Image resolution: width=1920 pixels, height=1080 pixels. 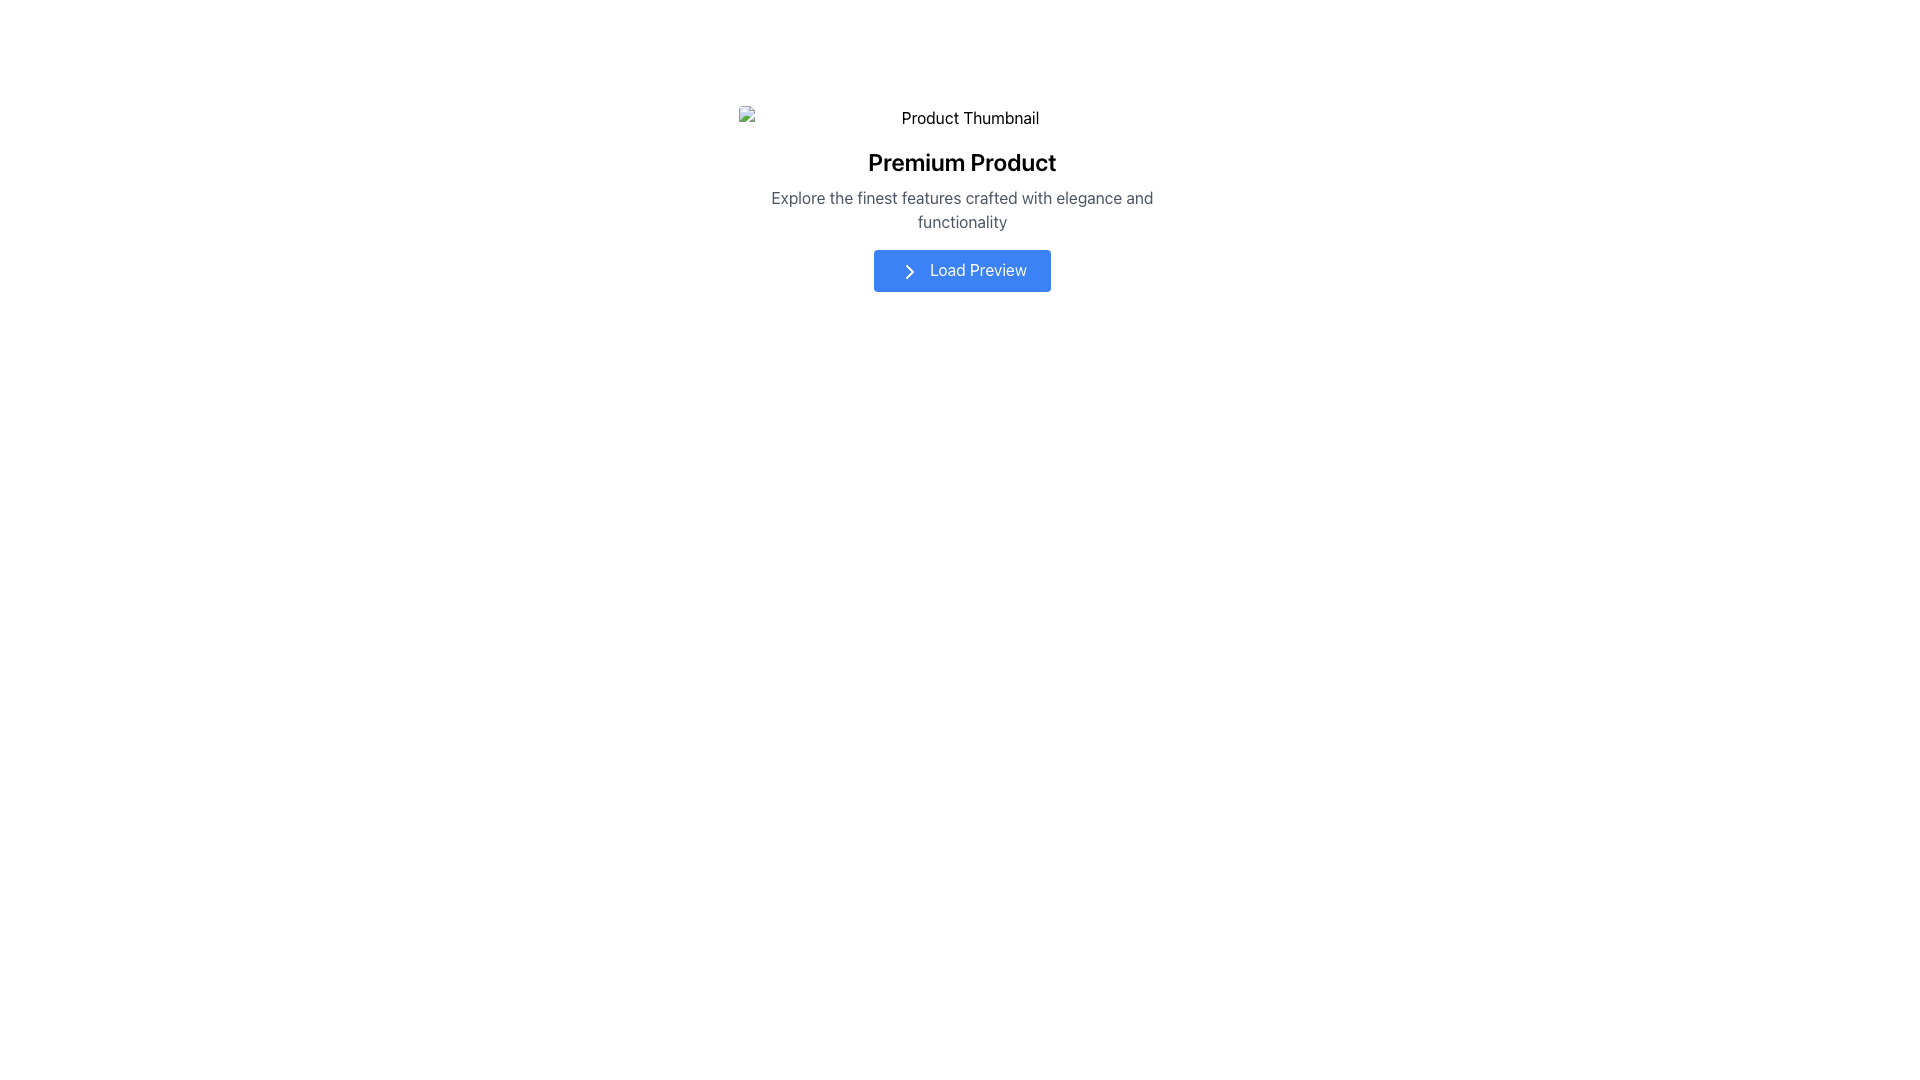 What do you see at coordinates (909, 271) in the screenshot?
I see `the right-facing chevron icon, which is part of a group aligned with the 'Load Preview' button` at bounding box center [909, 271].